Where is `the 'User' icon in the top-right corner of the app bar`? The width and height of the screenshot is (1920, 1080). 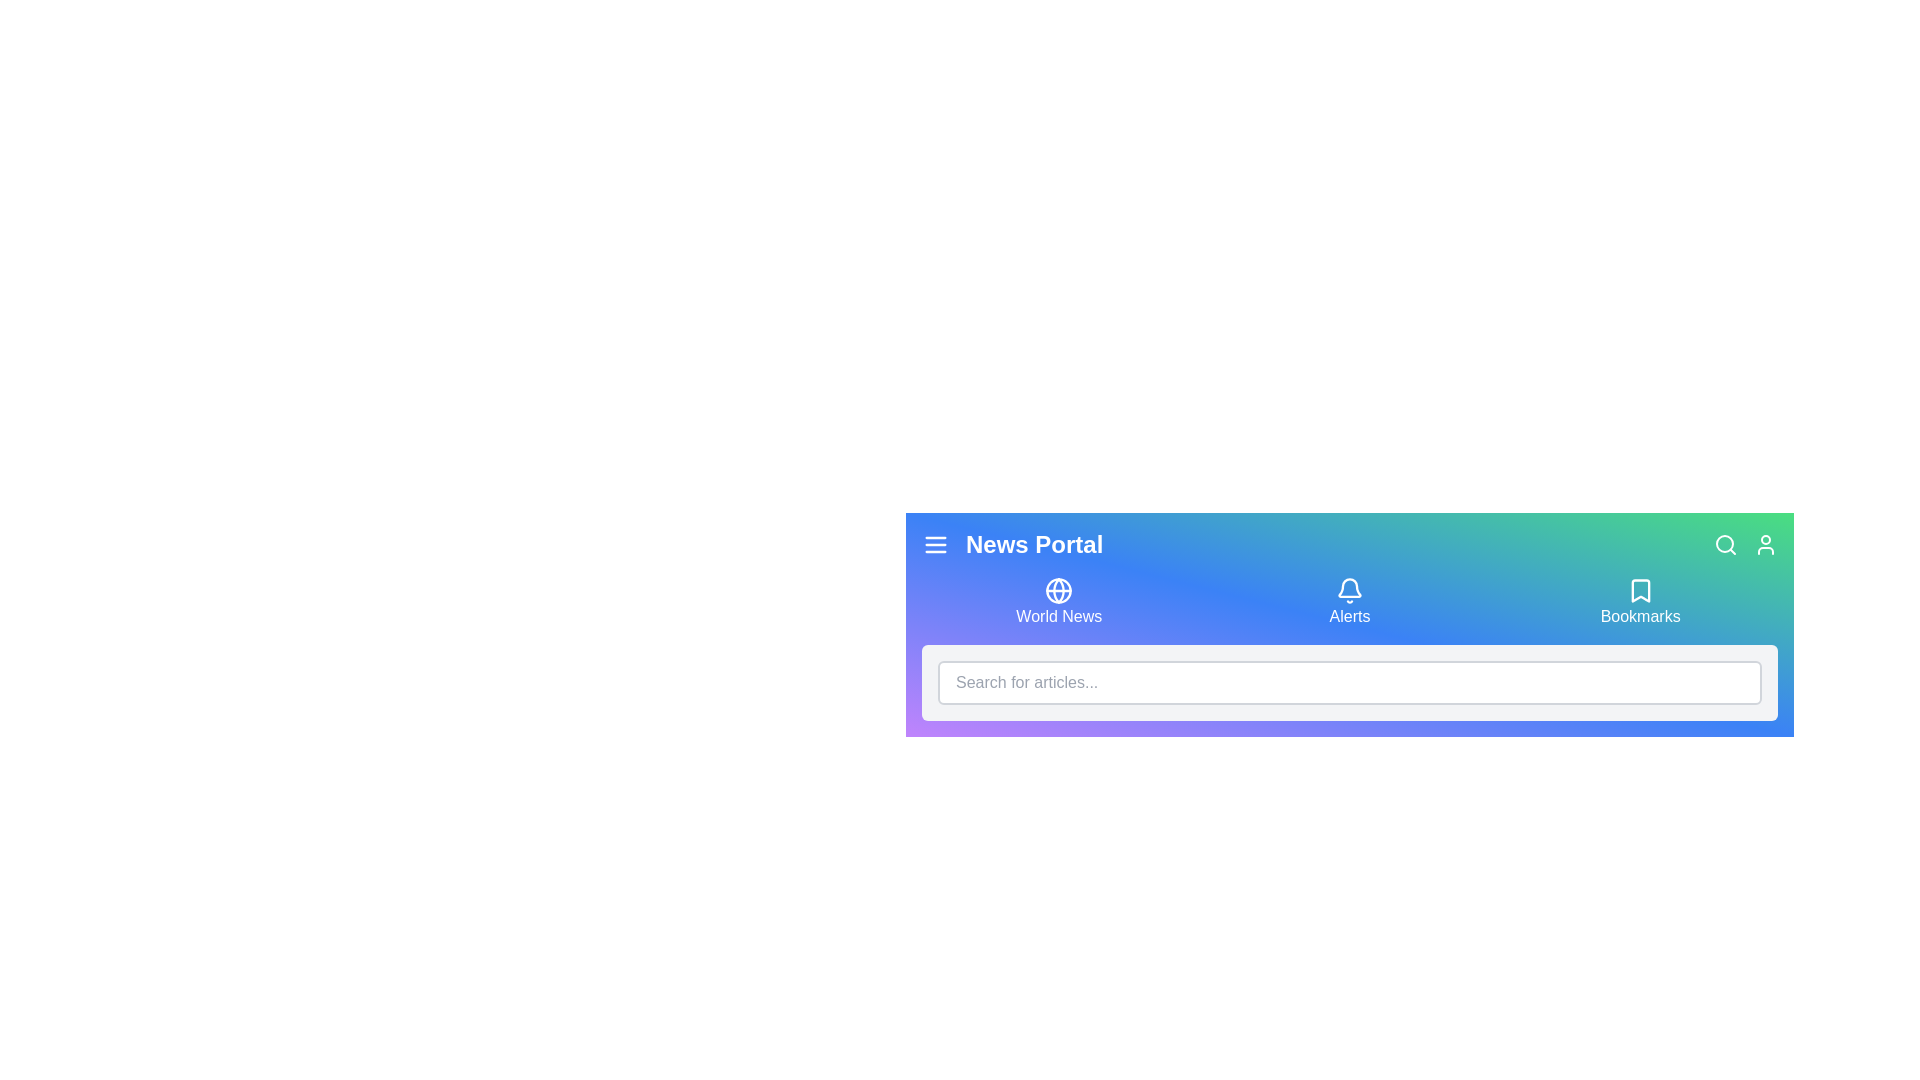
the 'User' icon in the top-right corner of the app bar is located at coordinates (1766, 544).